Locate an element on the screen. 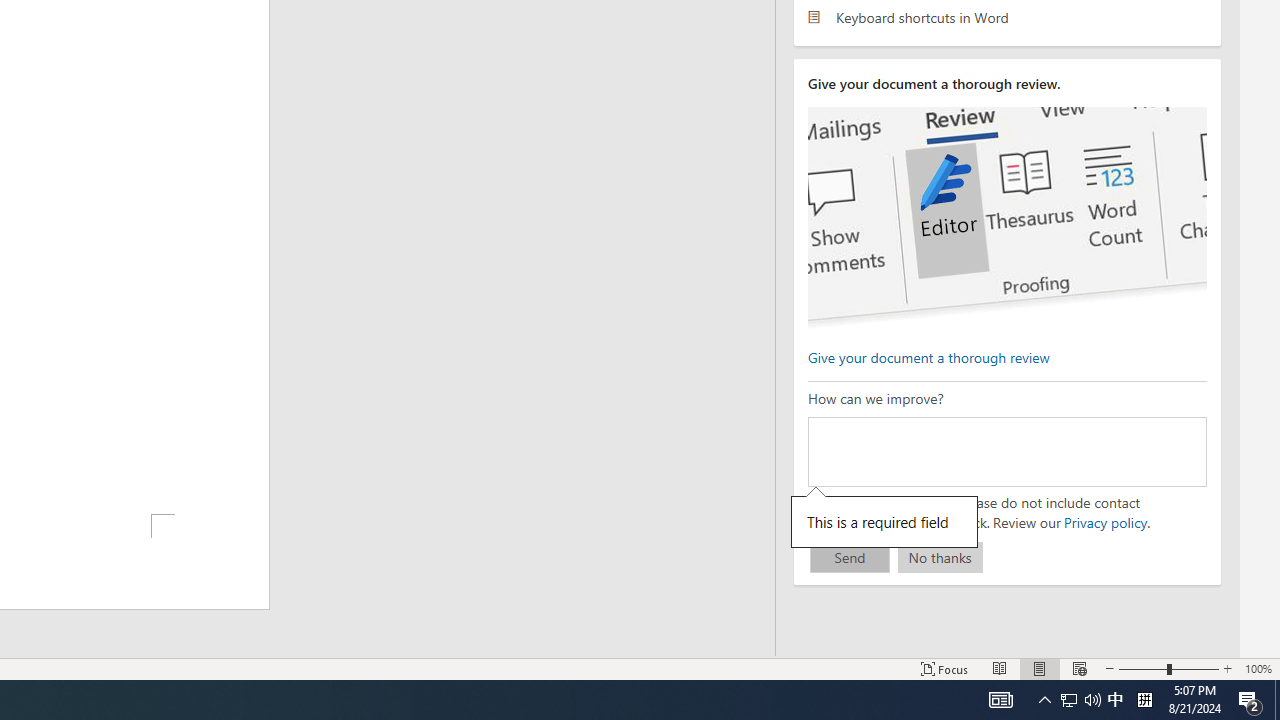 This screenshot has height=720, width=1280. 'editor ui screenshot' is located at coordinates (1007, 218).